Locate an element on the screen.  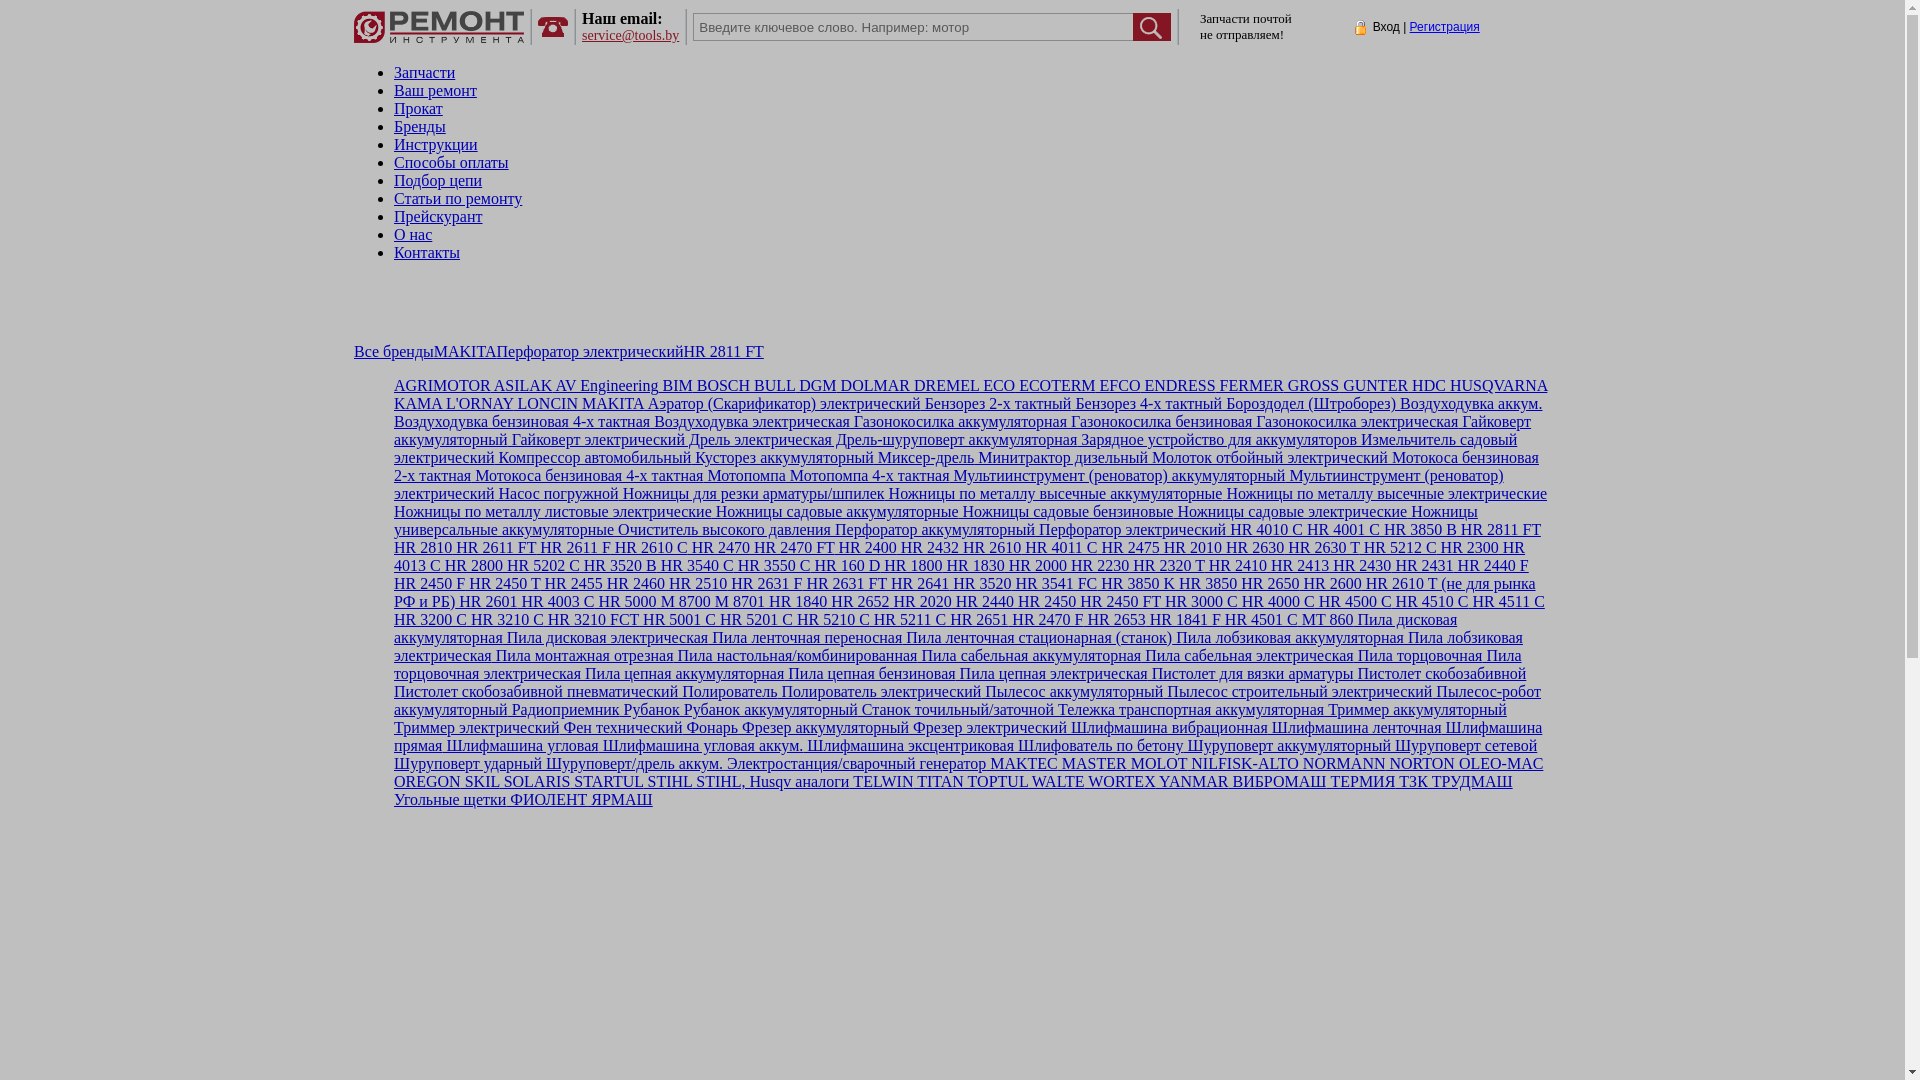
'HR 4013 C' is located at coordinates (393, 556).